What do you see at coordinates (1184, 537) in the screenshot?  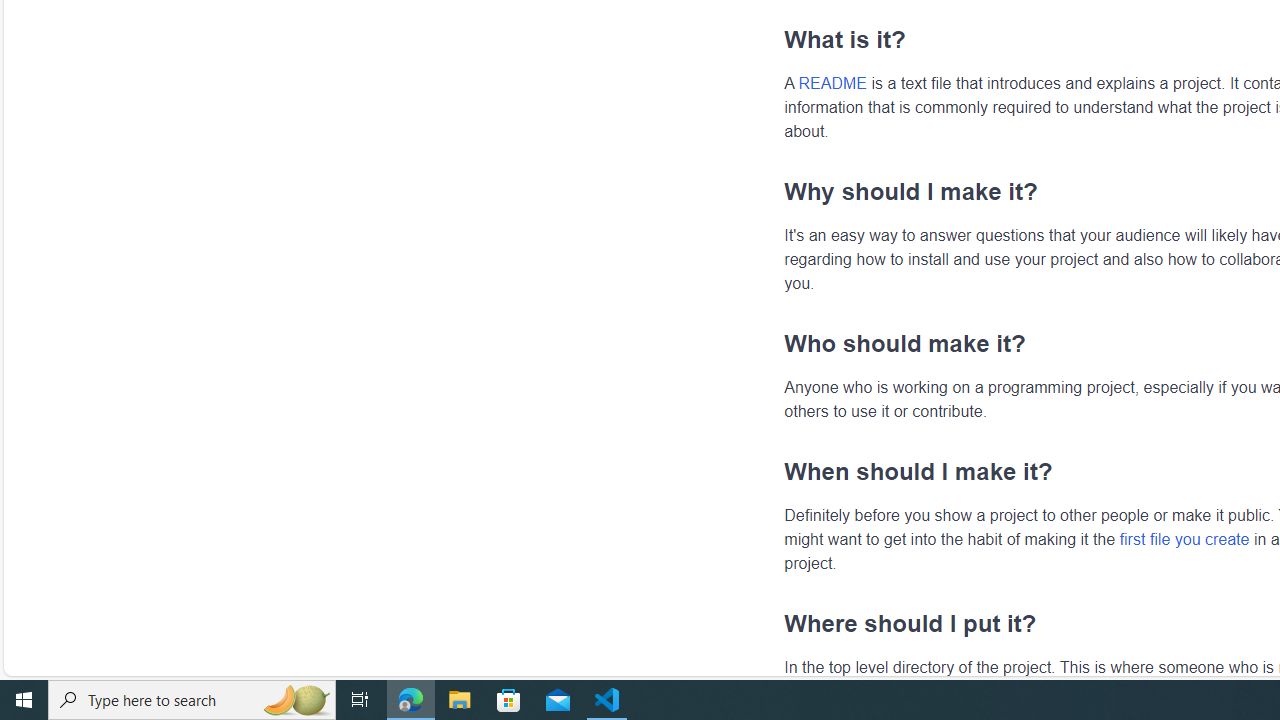 I see `'first file you create'` at bounding box center [1184, 537].